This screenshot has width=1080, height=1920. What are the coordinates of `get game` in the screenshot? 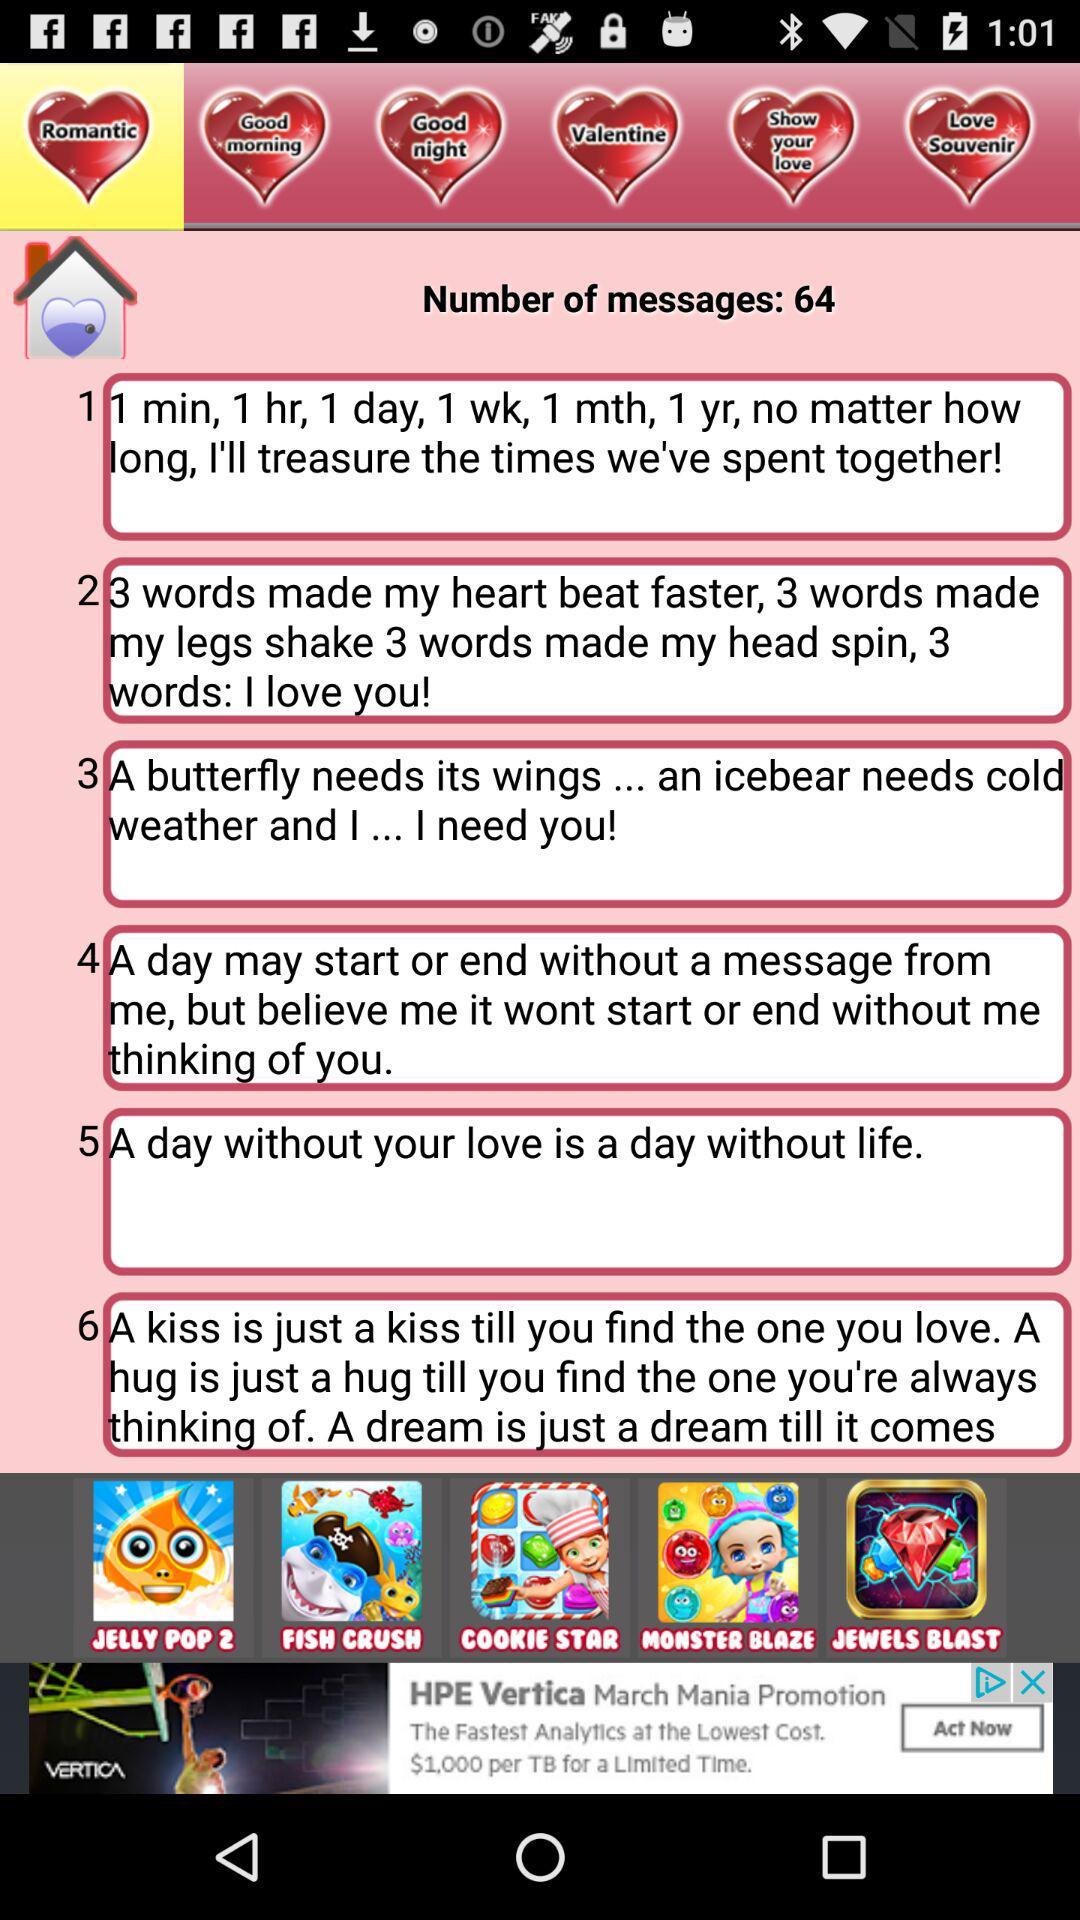 It's located at (540, 1566).